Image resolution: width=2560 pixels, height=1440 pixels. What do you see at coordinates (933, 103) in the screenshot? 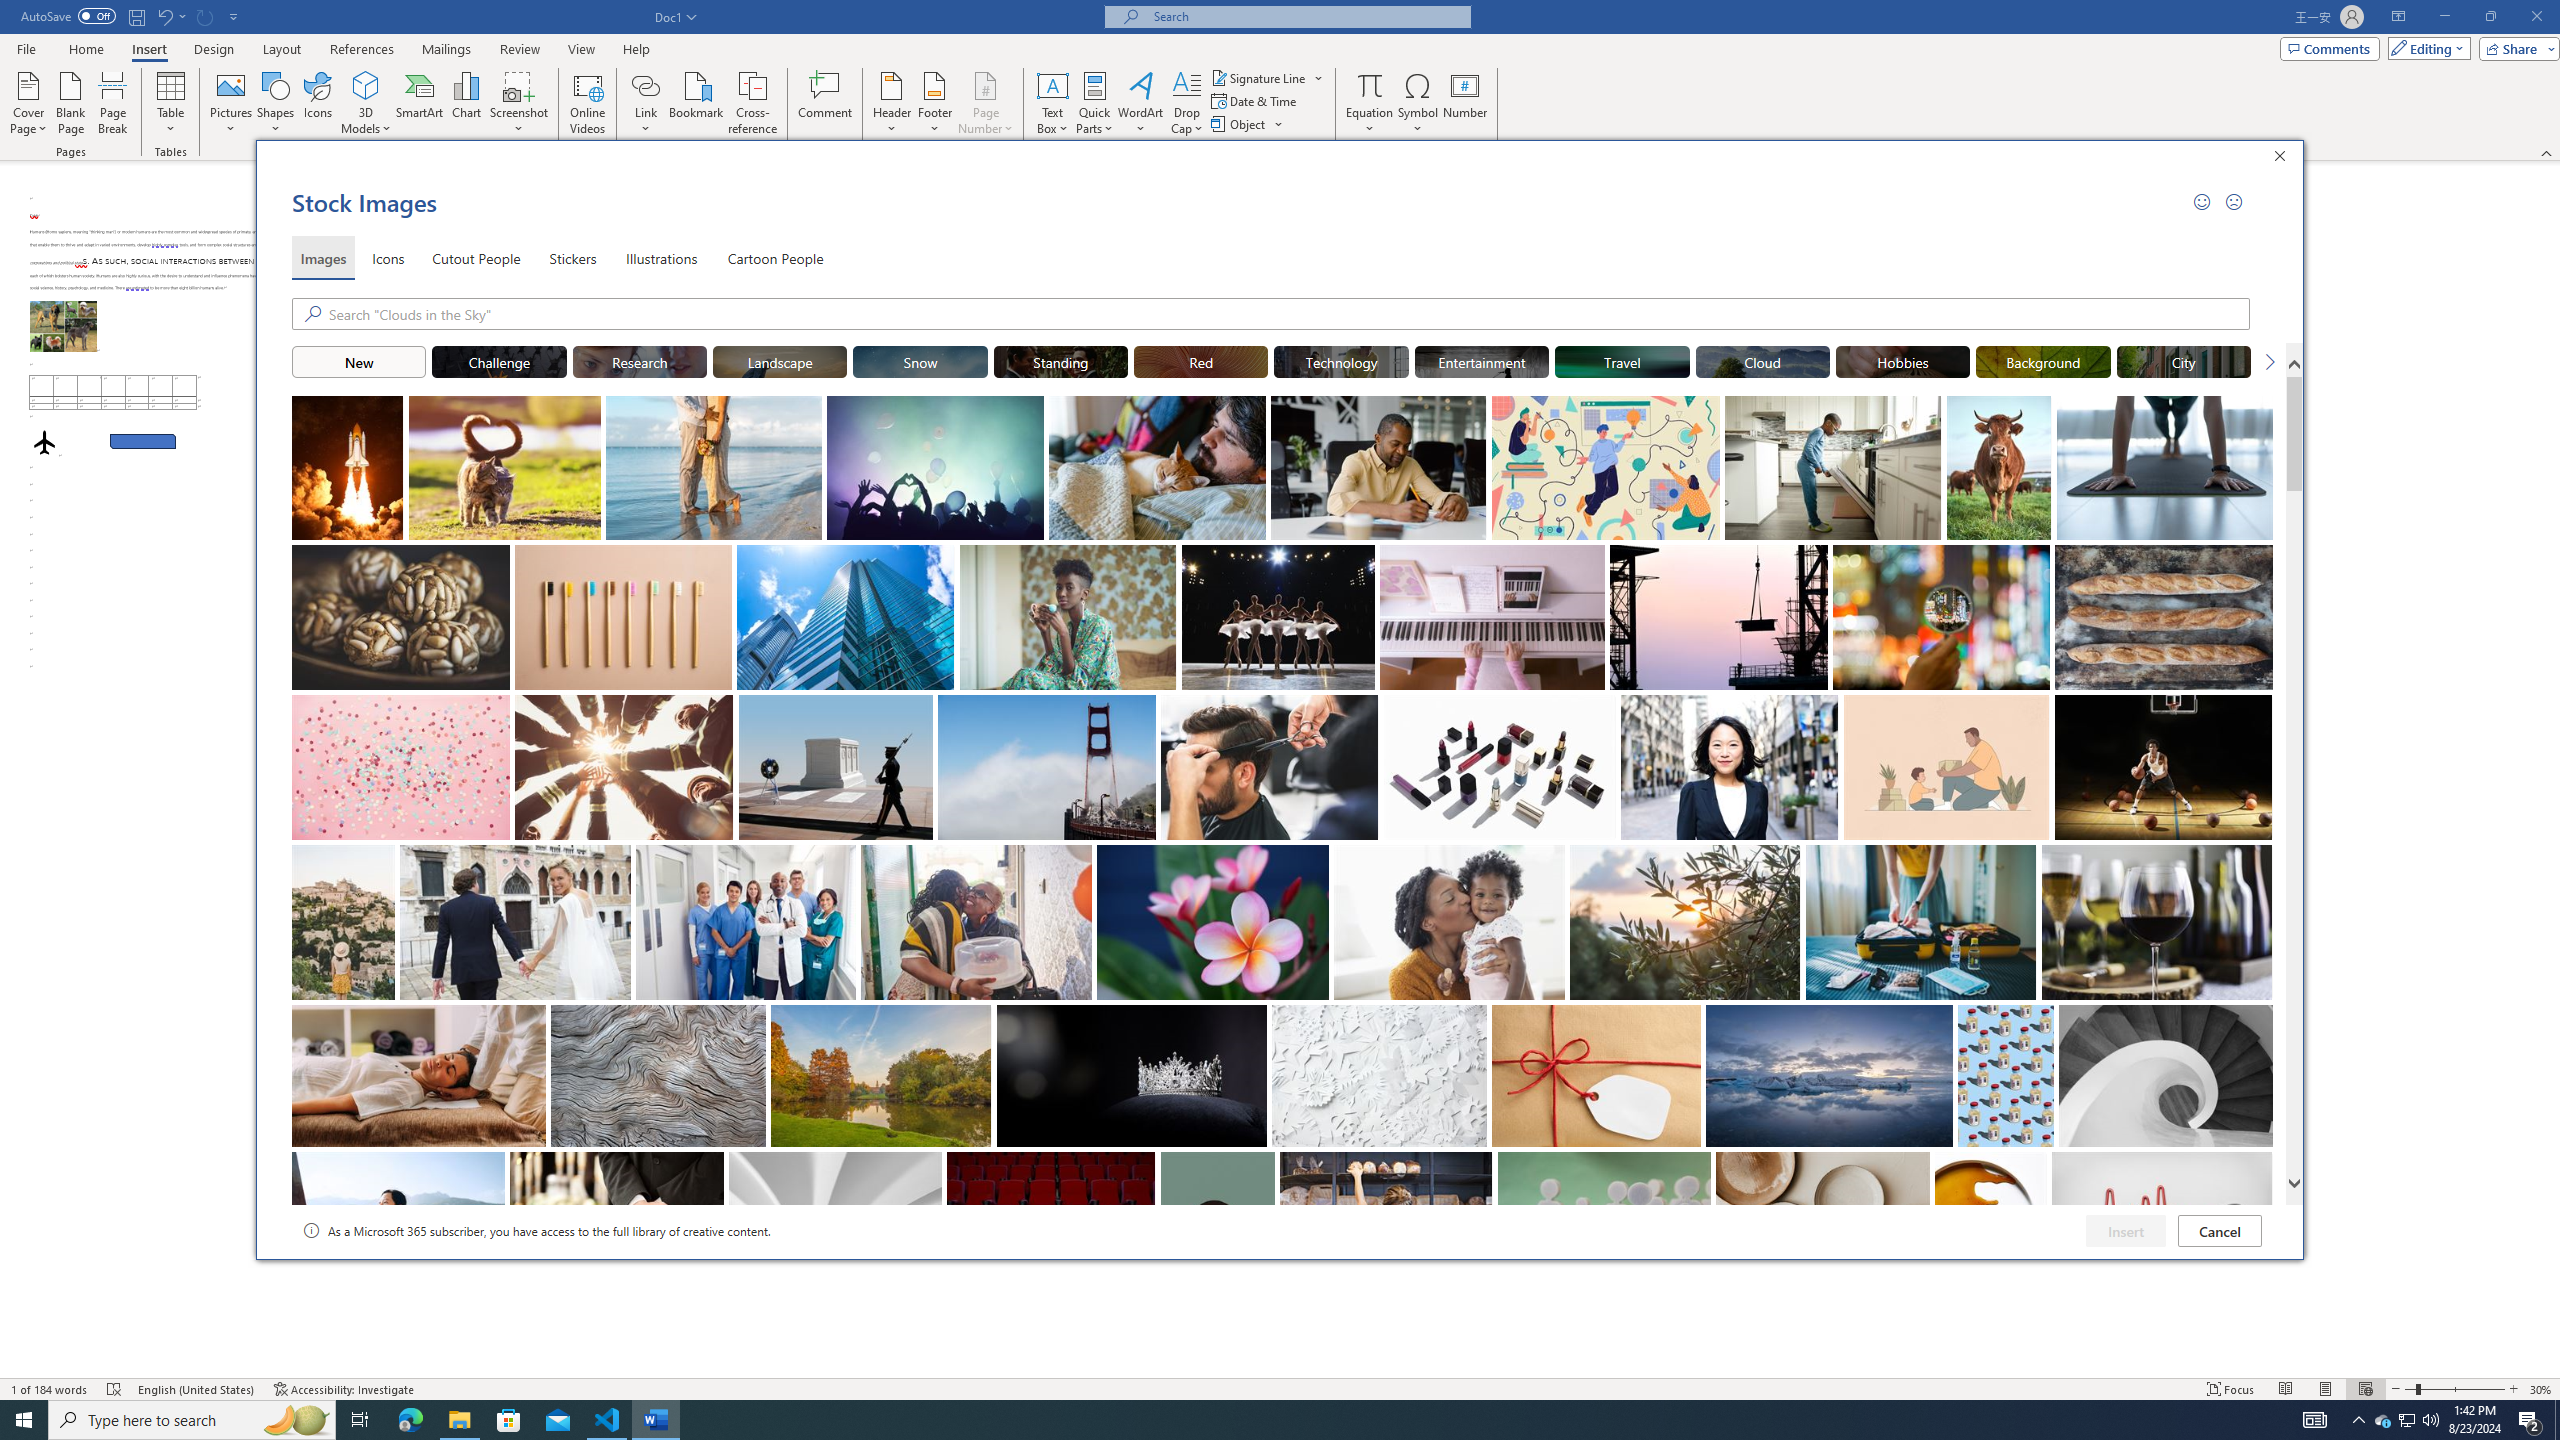
I see `'Footer'` at bounding box center [933, 103].